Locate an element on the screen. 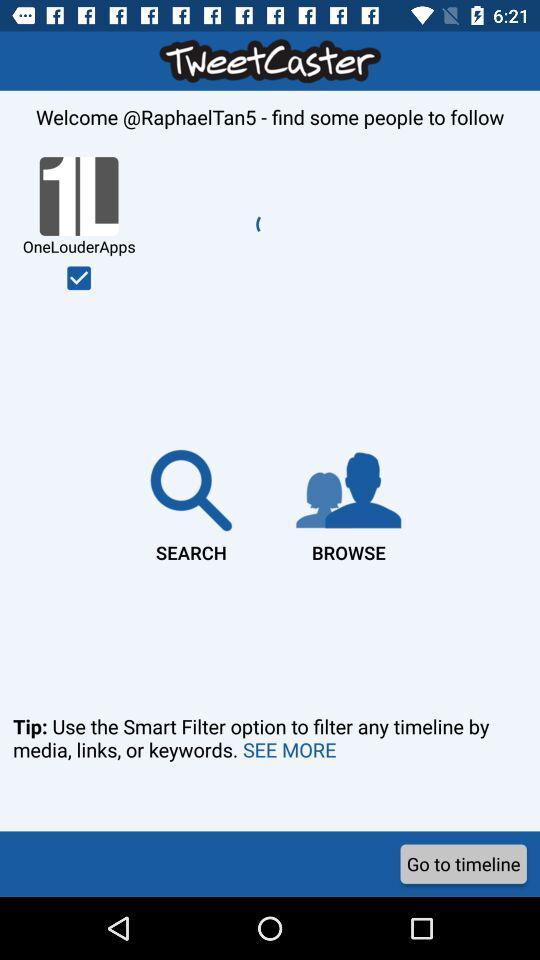 This screenshot has height=960, width=540. the icon above tip use the icon is located at coordinates (191, 501).